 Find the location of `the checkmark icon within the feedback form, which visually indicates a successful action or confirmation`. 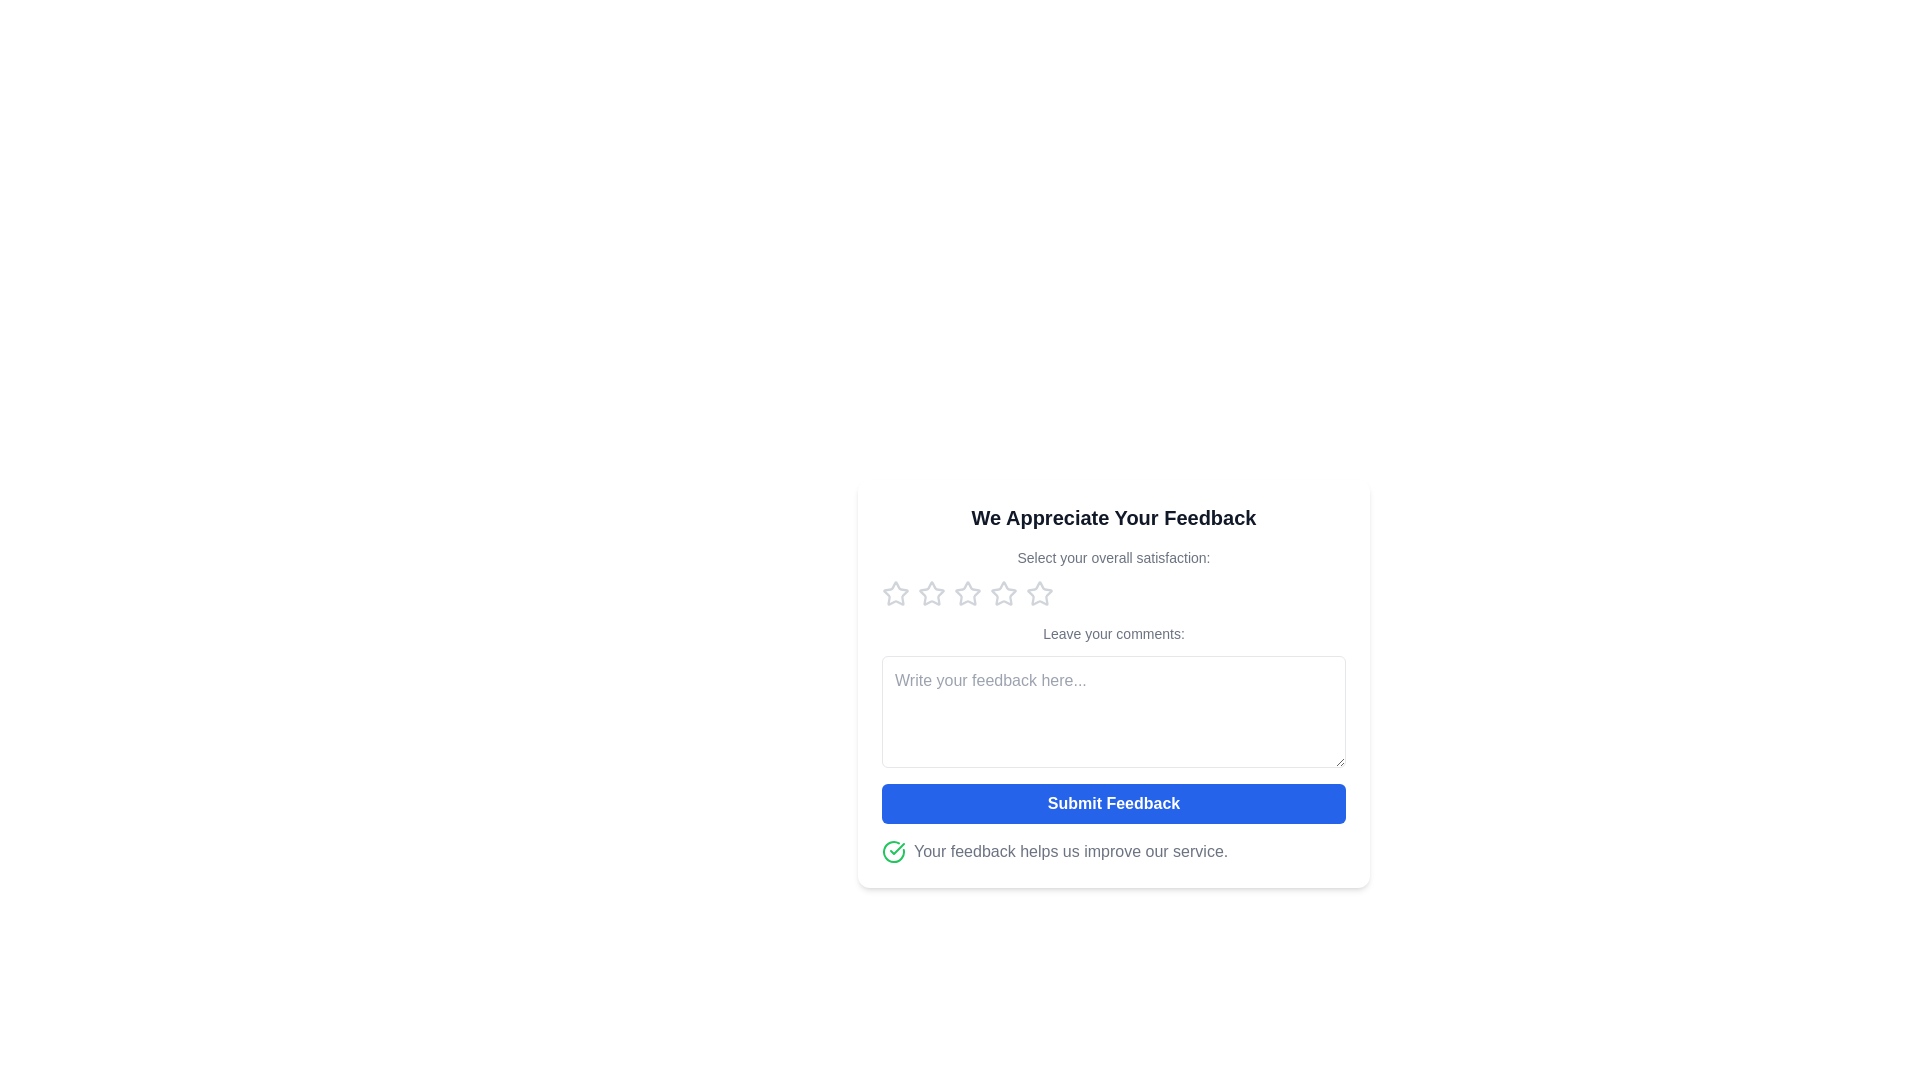

the checkmark icon within the feedback form, which visually indicates a successful action or confirmation is located at coordinates (896, 848).